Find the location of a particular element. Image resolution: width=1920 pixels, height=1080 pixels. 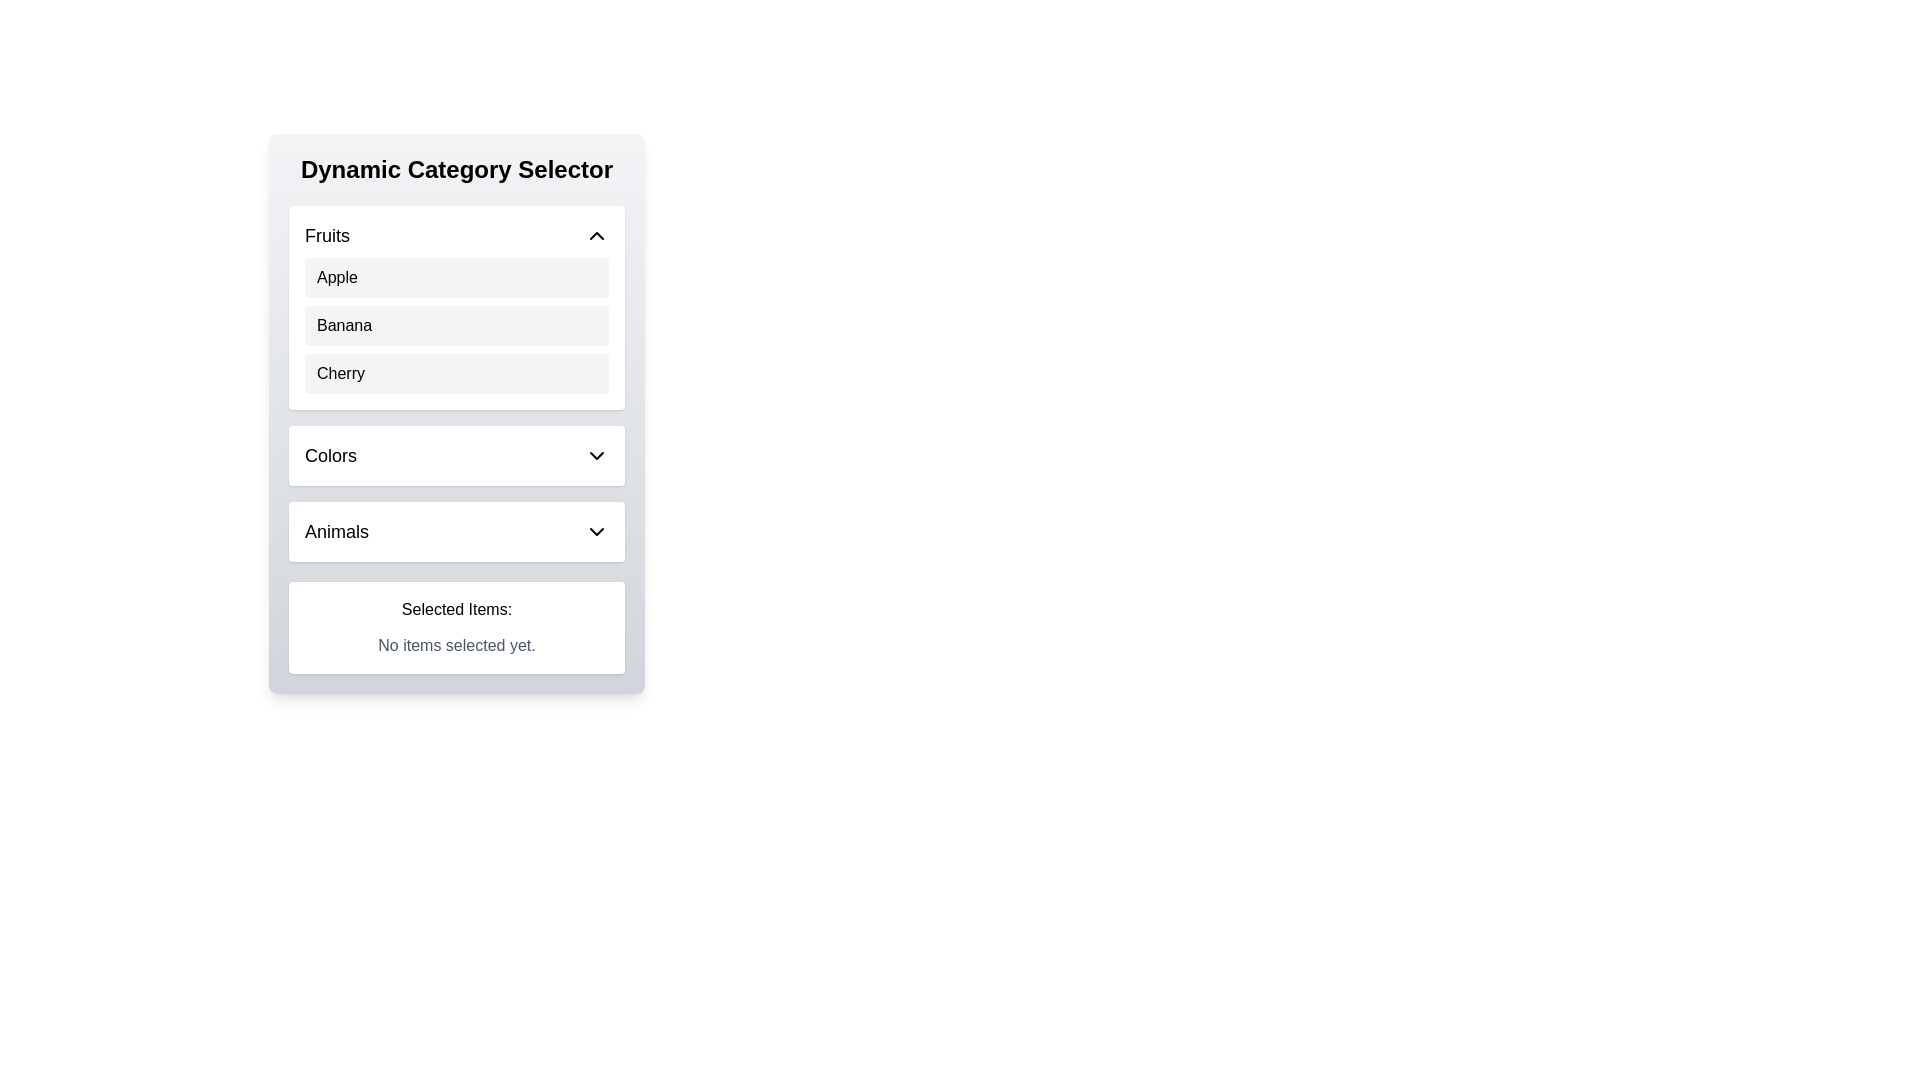

the 'Banana' text label in the Fruits section is located at coordinates (344, 325).